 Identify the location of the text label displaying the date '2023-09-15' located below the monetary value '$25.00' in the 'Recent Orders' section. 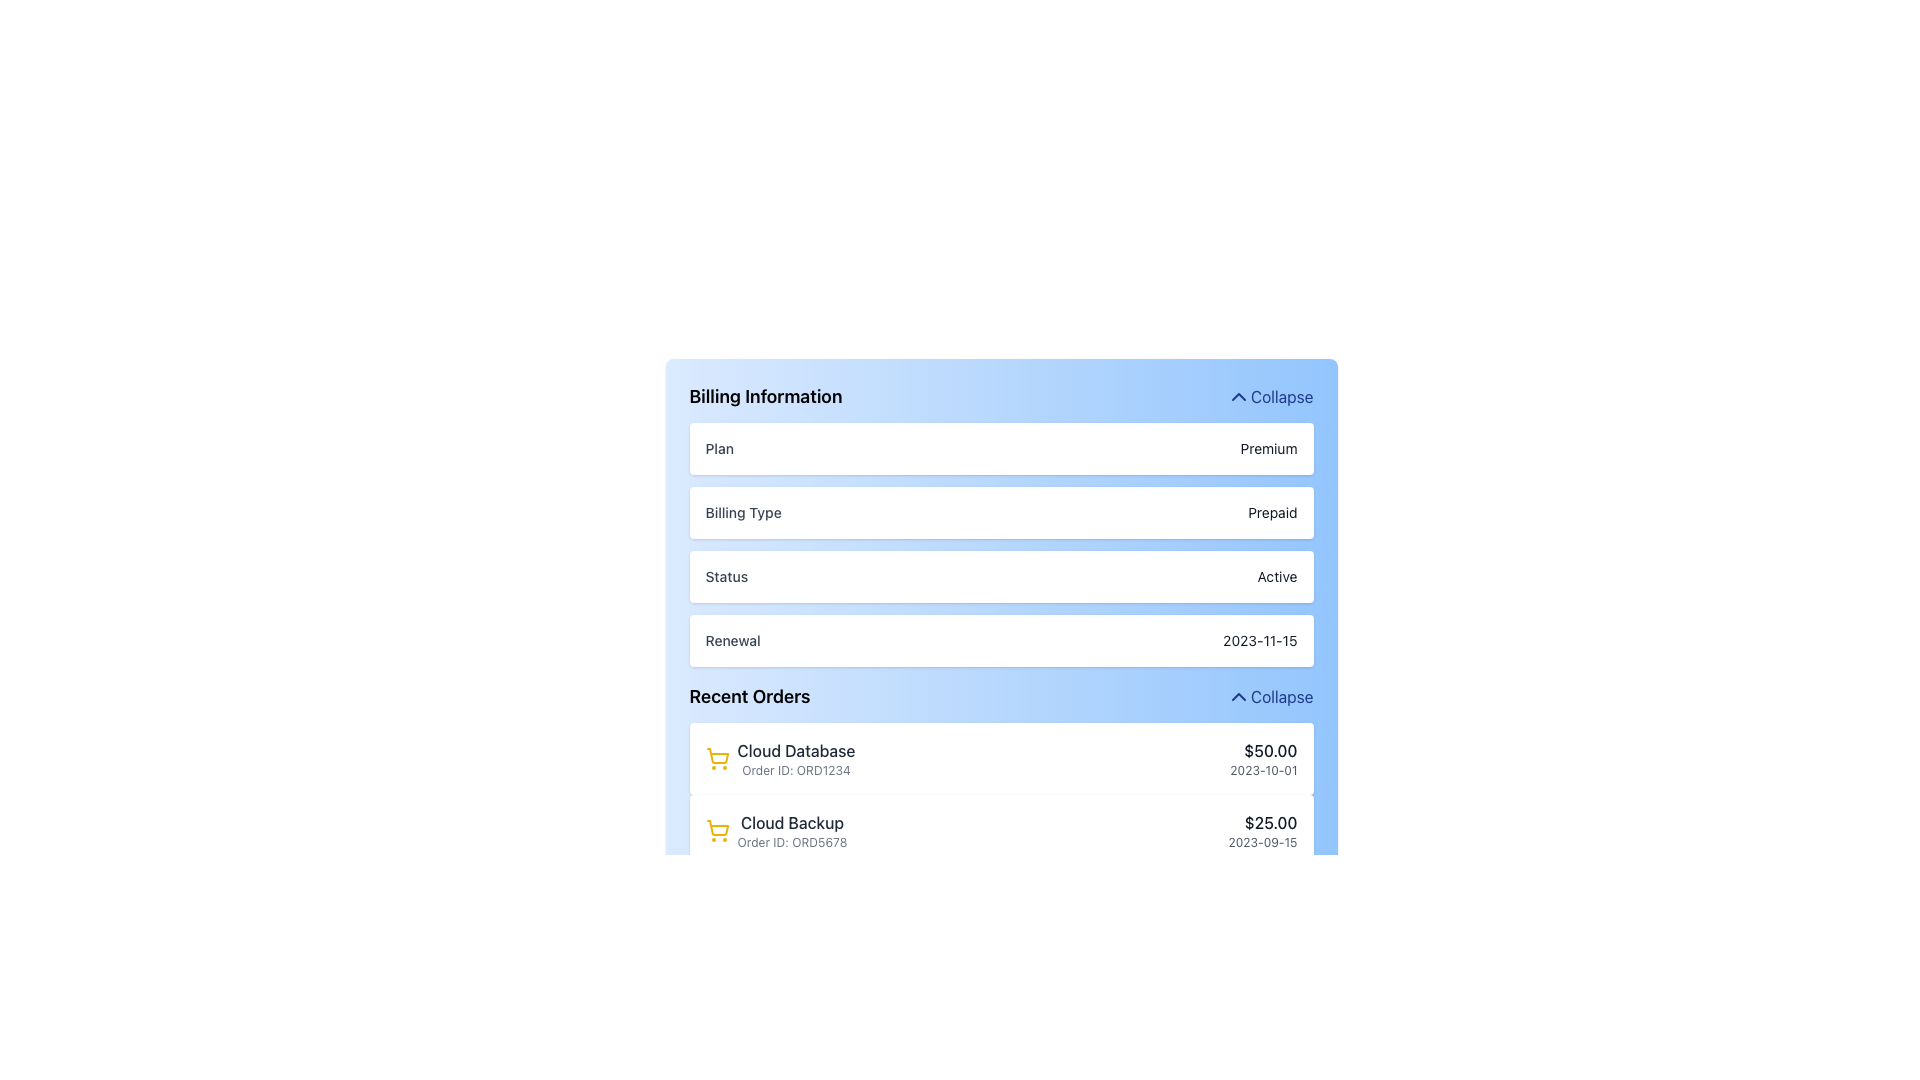
(1261, 843).